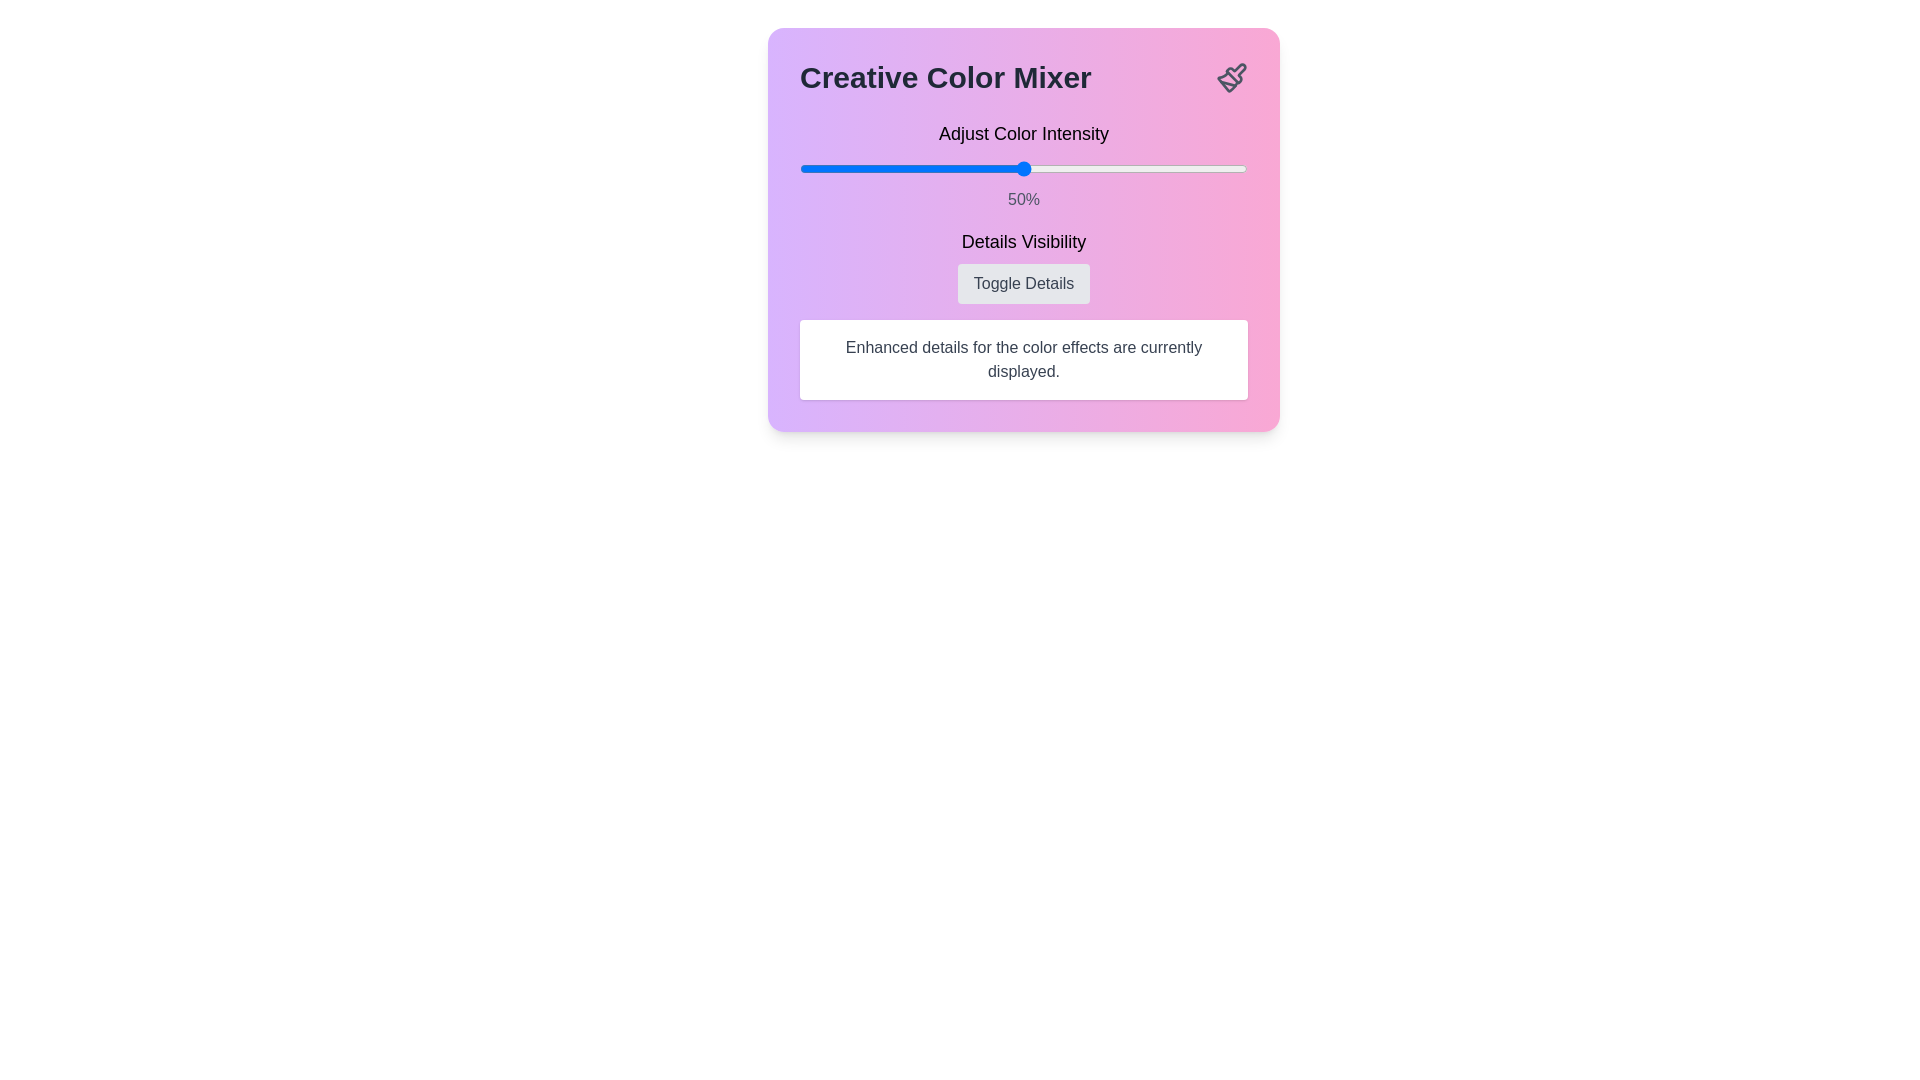 The width and height of the screenshot is (1920, 1080). Describe the element at coordinates (1090, 168) in the screenshot. I see `the color intensity` at that location.